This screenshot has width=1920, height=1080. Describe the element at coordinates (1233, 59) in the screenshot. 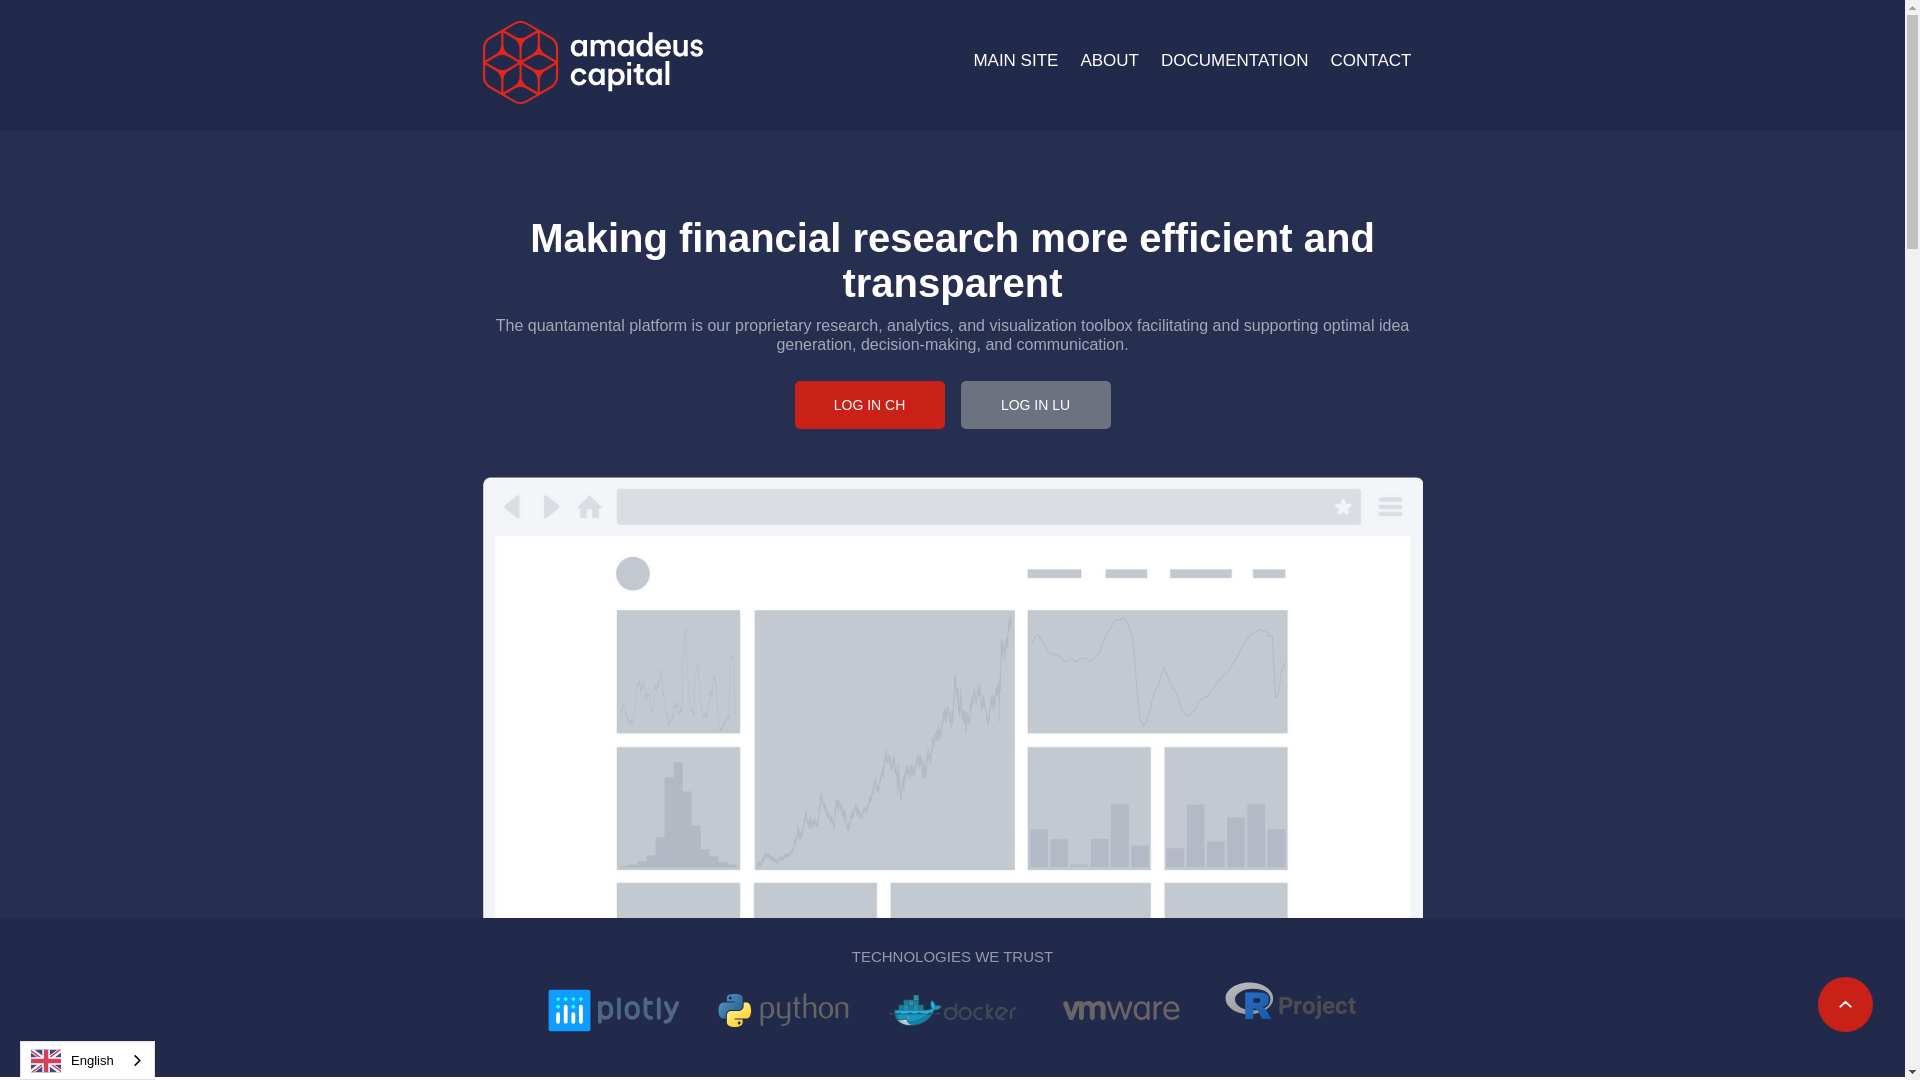

I see `'DOCUMENTATION'` at that location.